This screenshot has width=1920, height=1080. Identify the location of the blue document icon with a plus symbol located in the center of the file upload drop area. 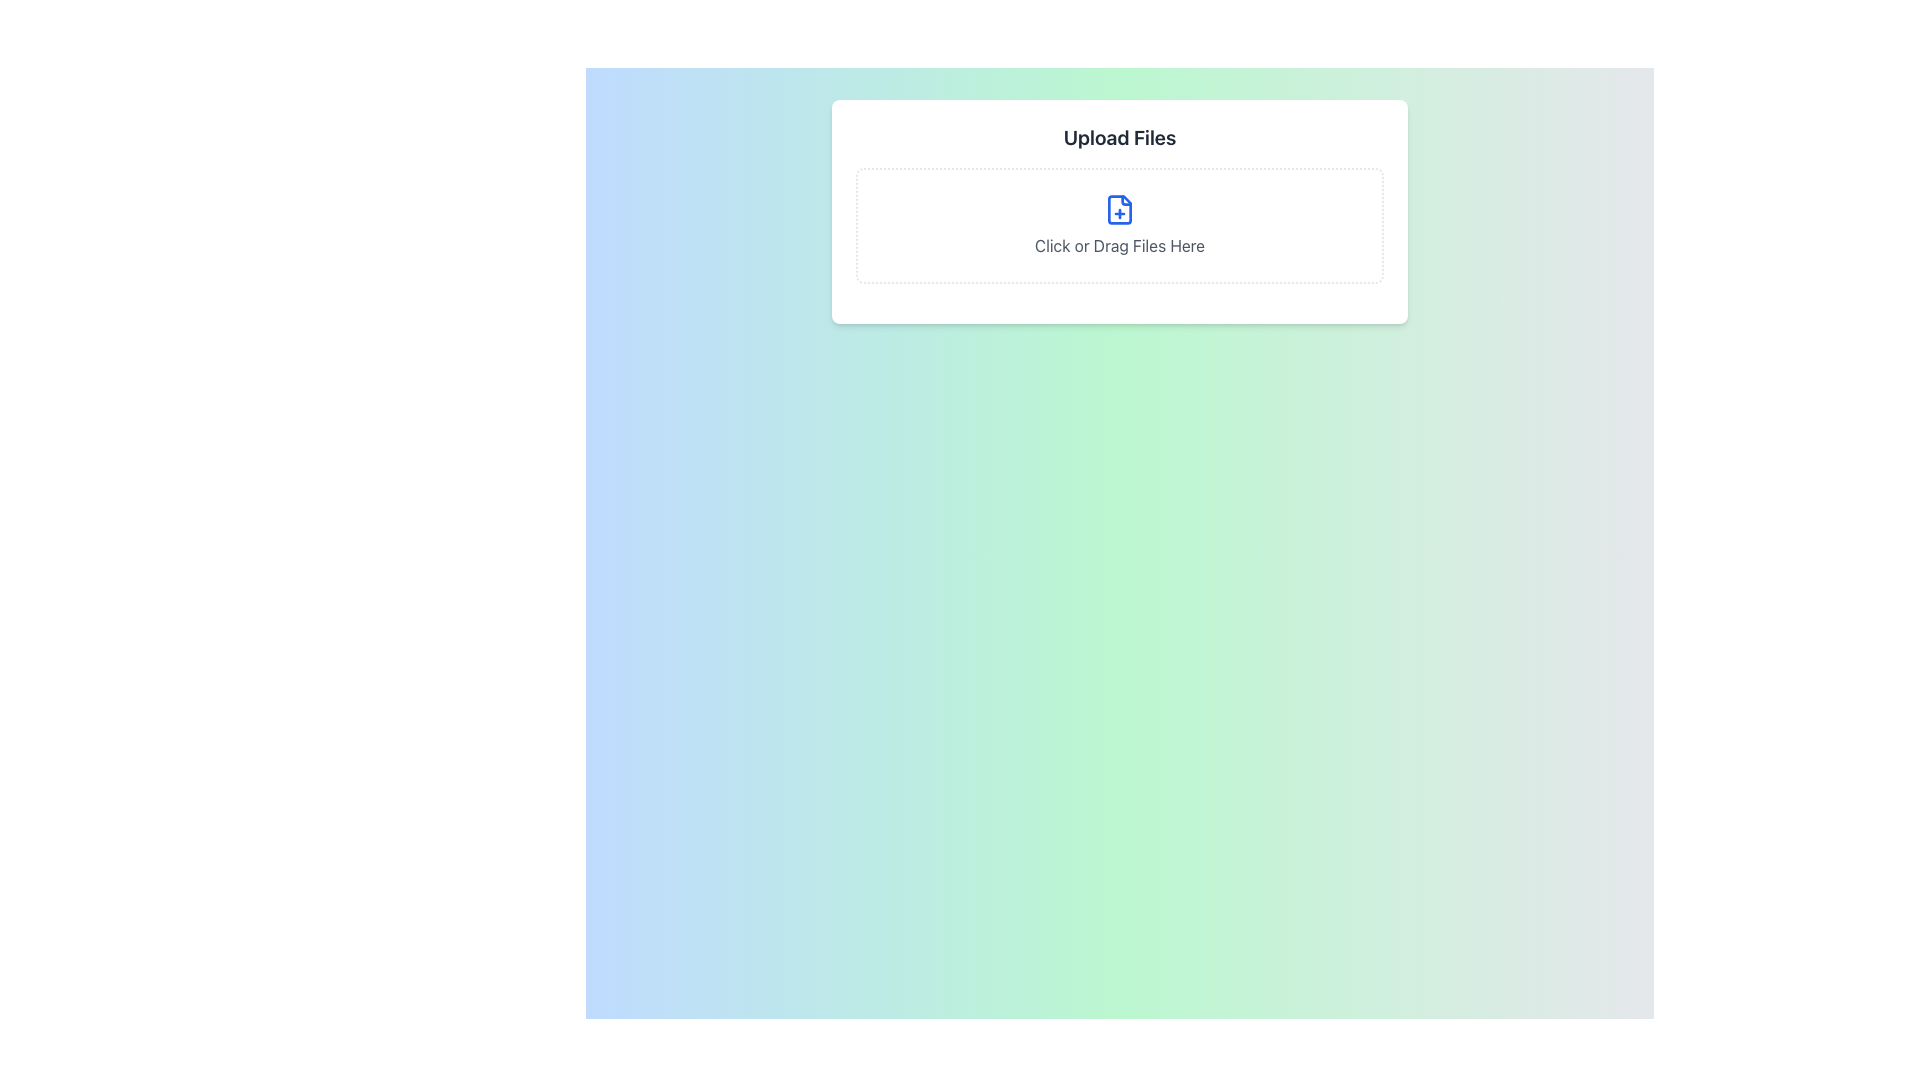
(1118, 209).